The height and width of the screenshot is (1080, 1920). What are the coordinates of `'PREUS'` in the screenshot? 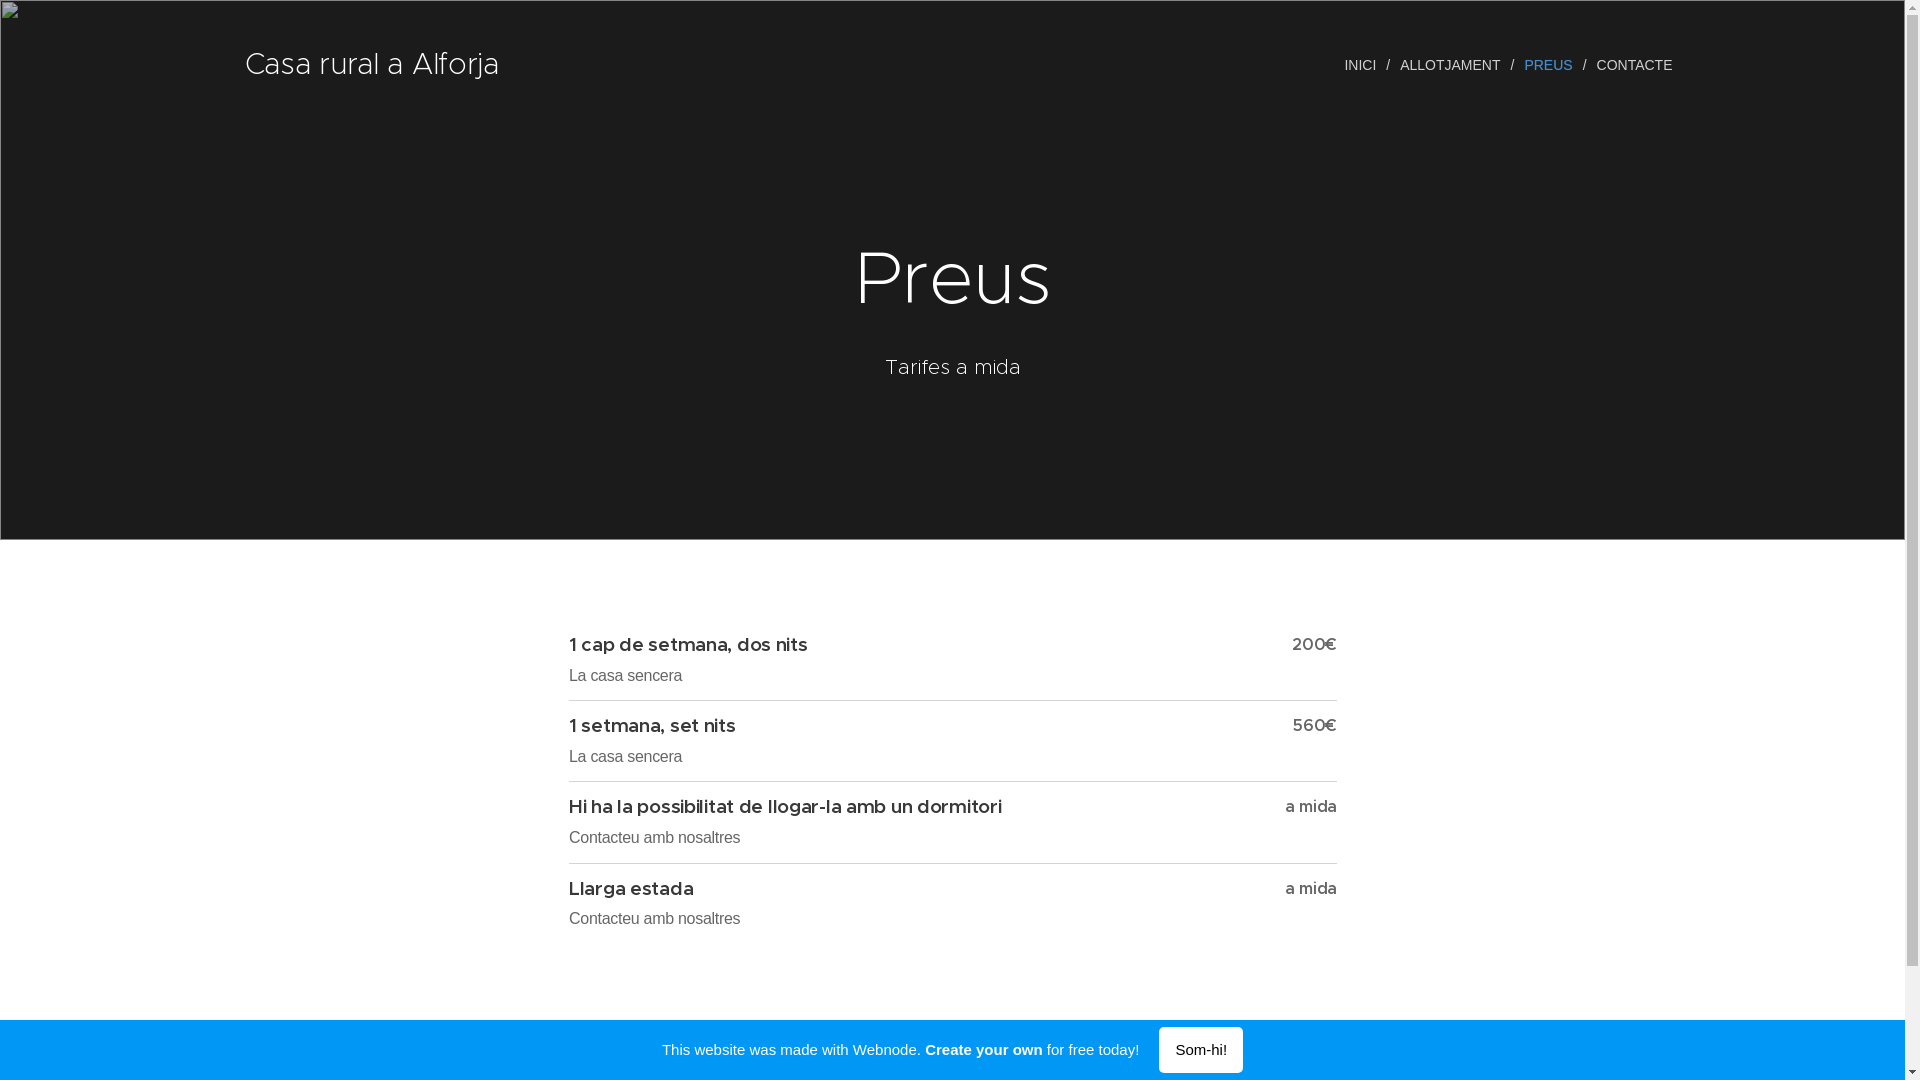 It's located at (1549, 64).